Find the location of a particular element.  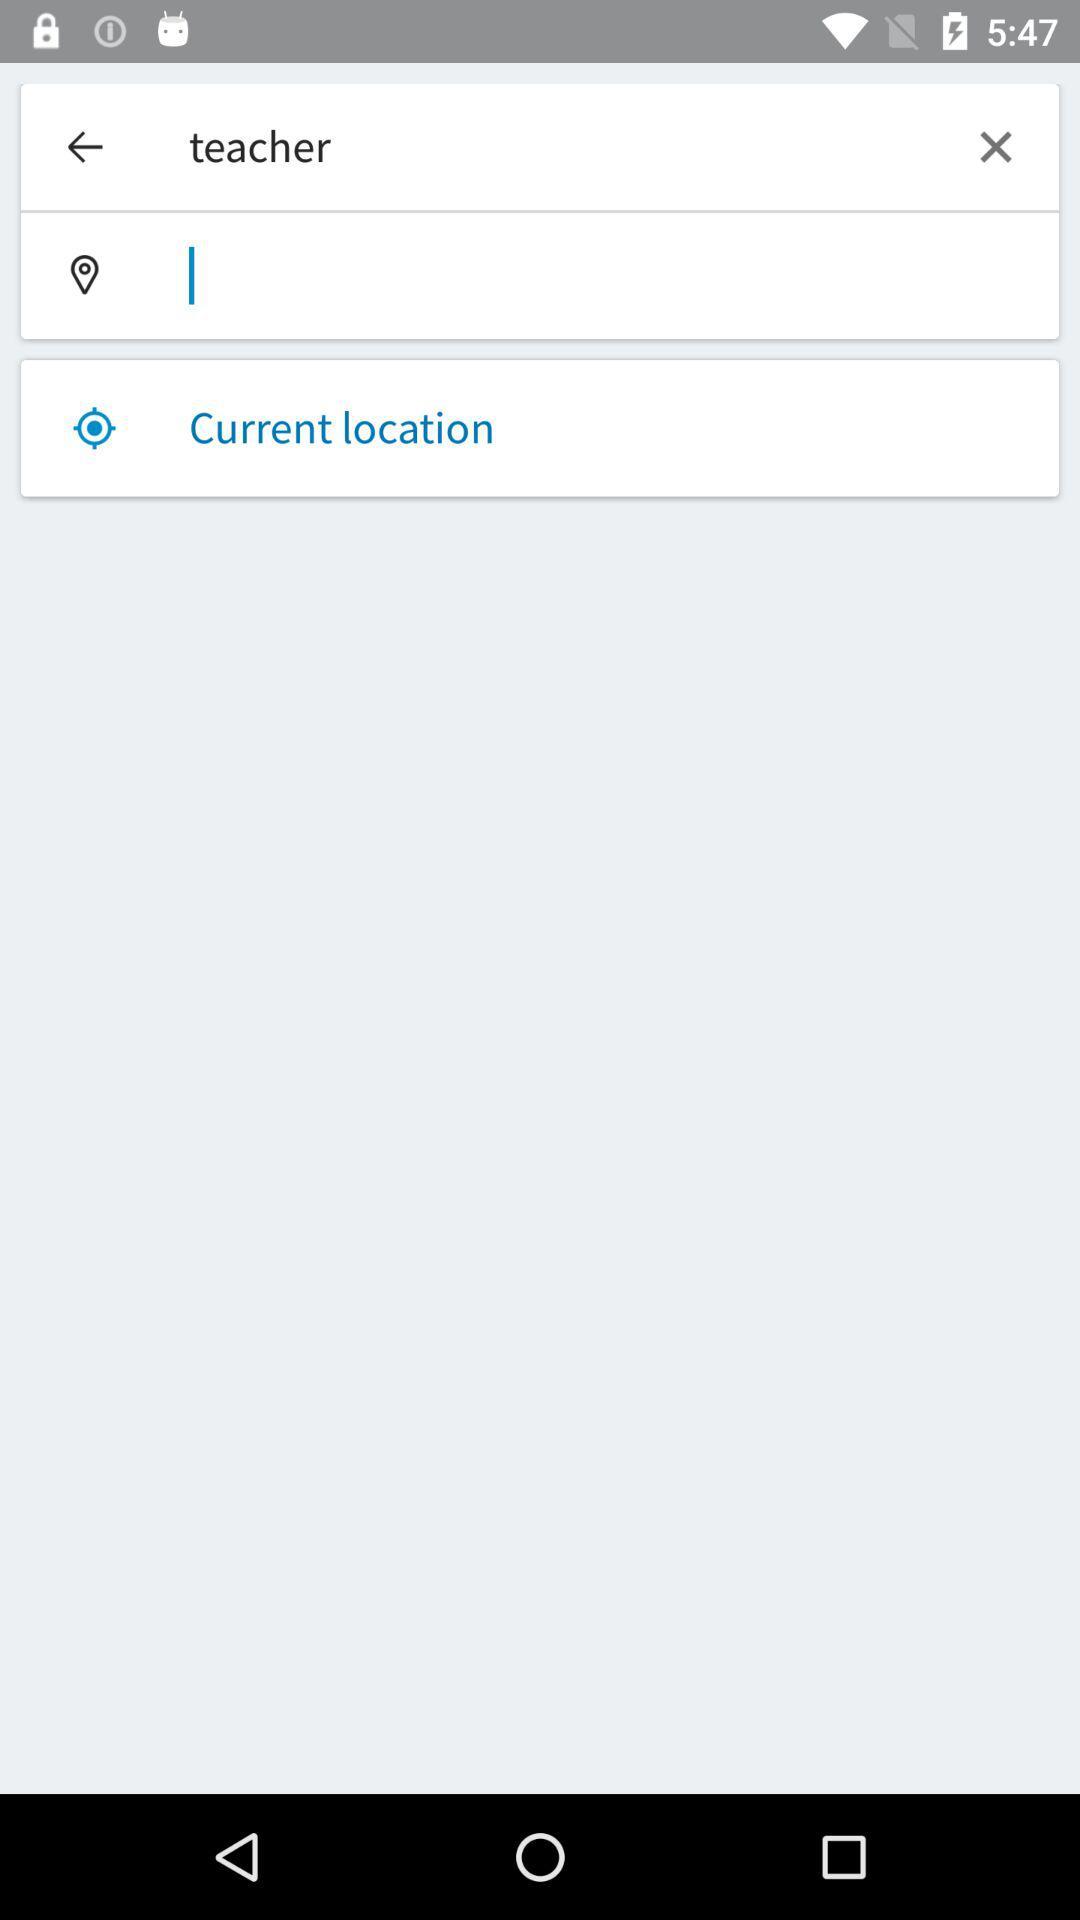

type destination is located at coordinates (540, 274).